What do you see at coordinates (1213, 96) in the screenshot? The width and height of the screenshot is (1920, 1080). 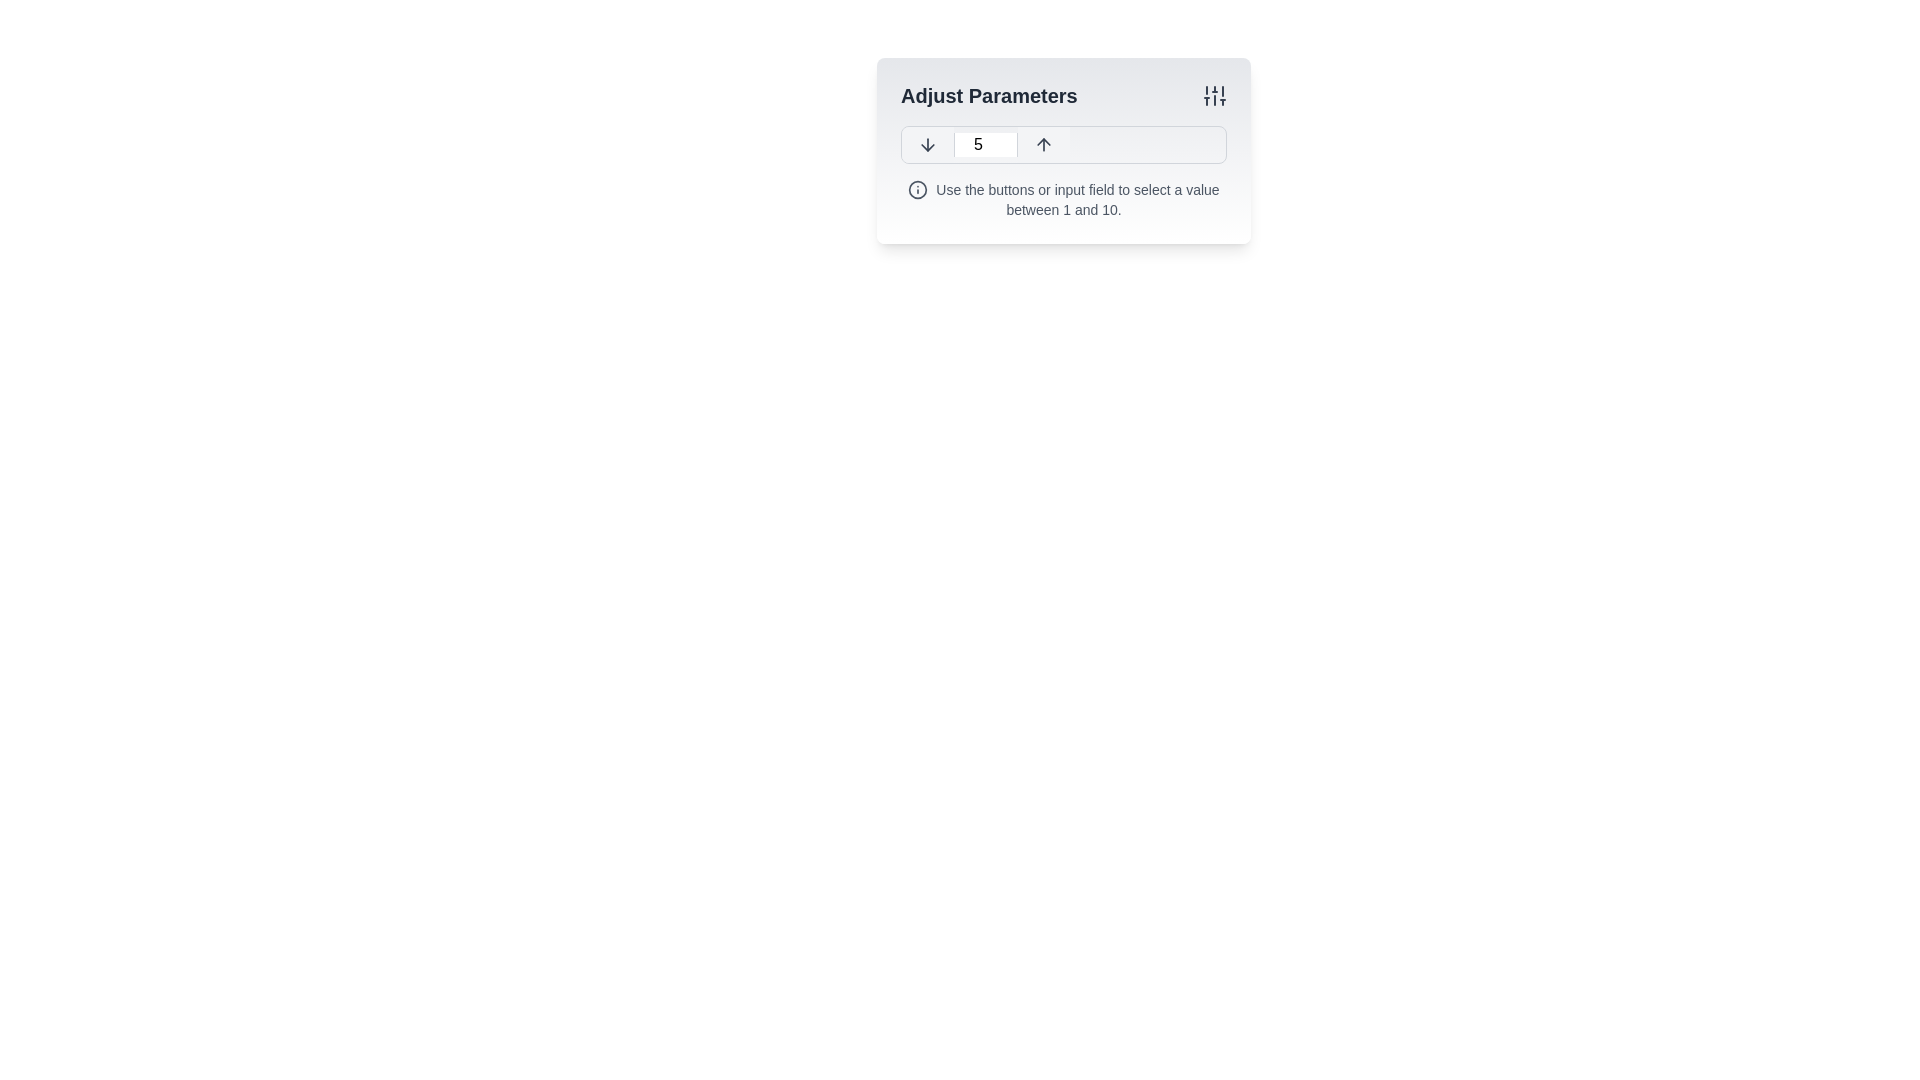 I see `the adjustable parameters icon located in the top-right corner of the 'Adjust Parameters' section, adjacent to the text heading 'Adjust Parameters'` at bounding box center [1213, 96].